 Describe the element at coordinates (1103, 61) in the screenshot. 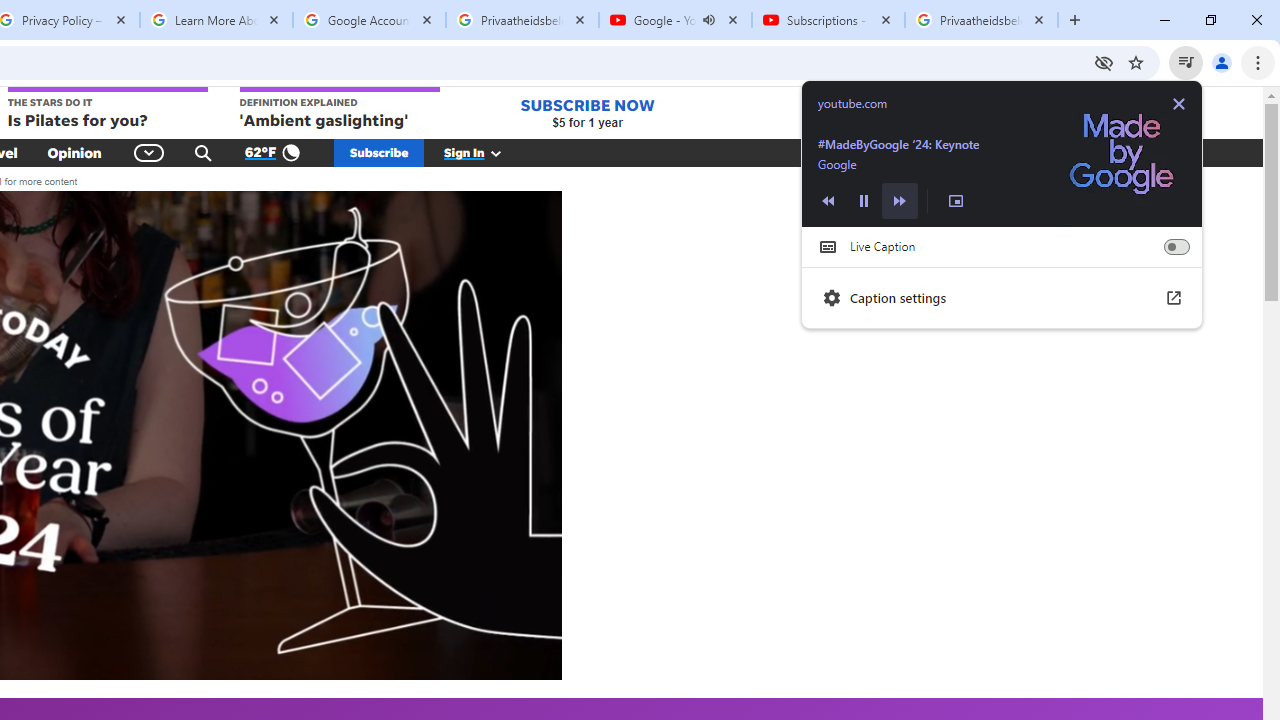

I see `'Third-party cookies blocked'` at that location.